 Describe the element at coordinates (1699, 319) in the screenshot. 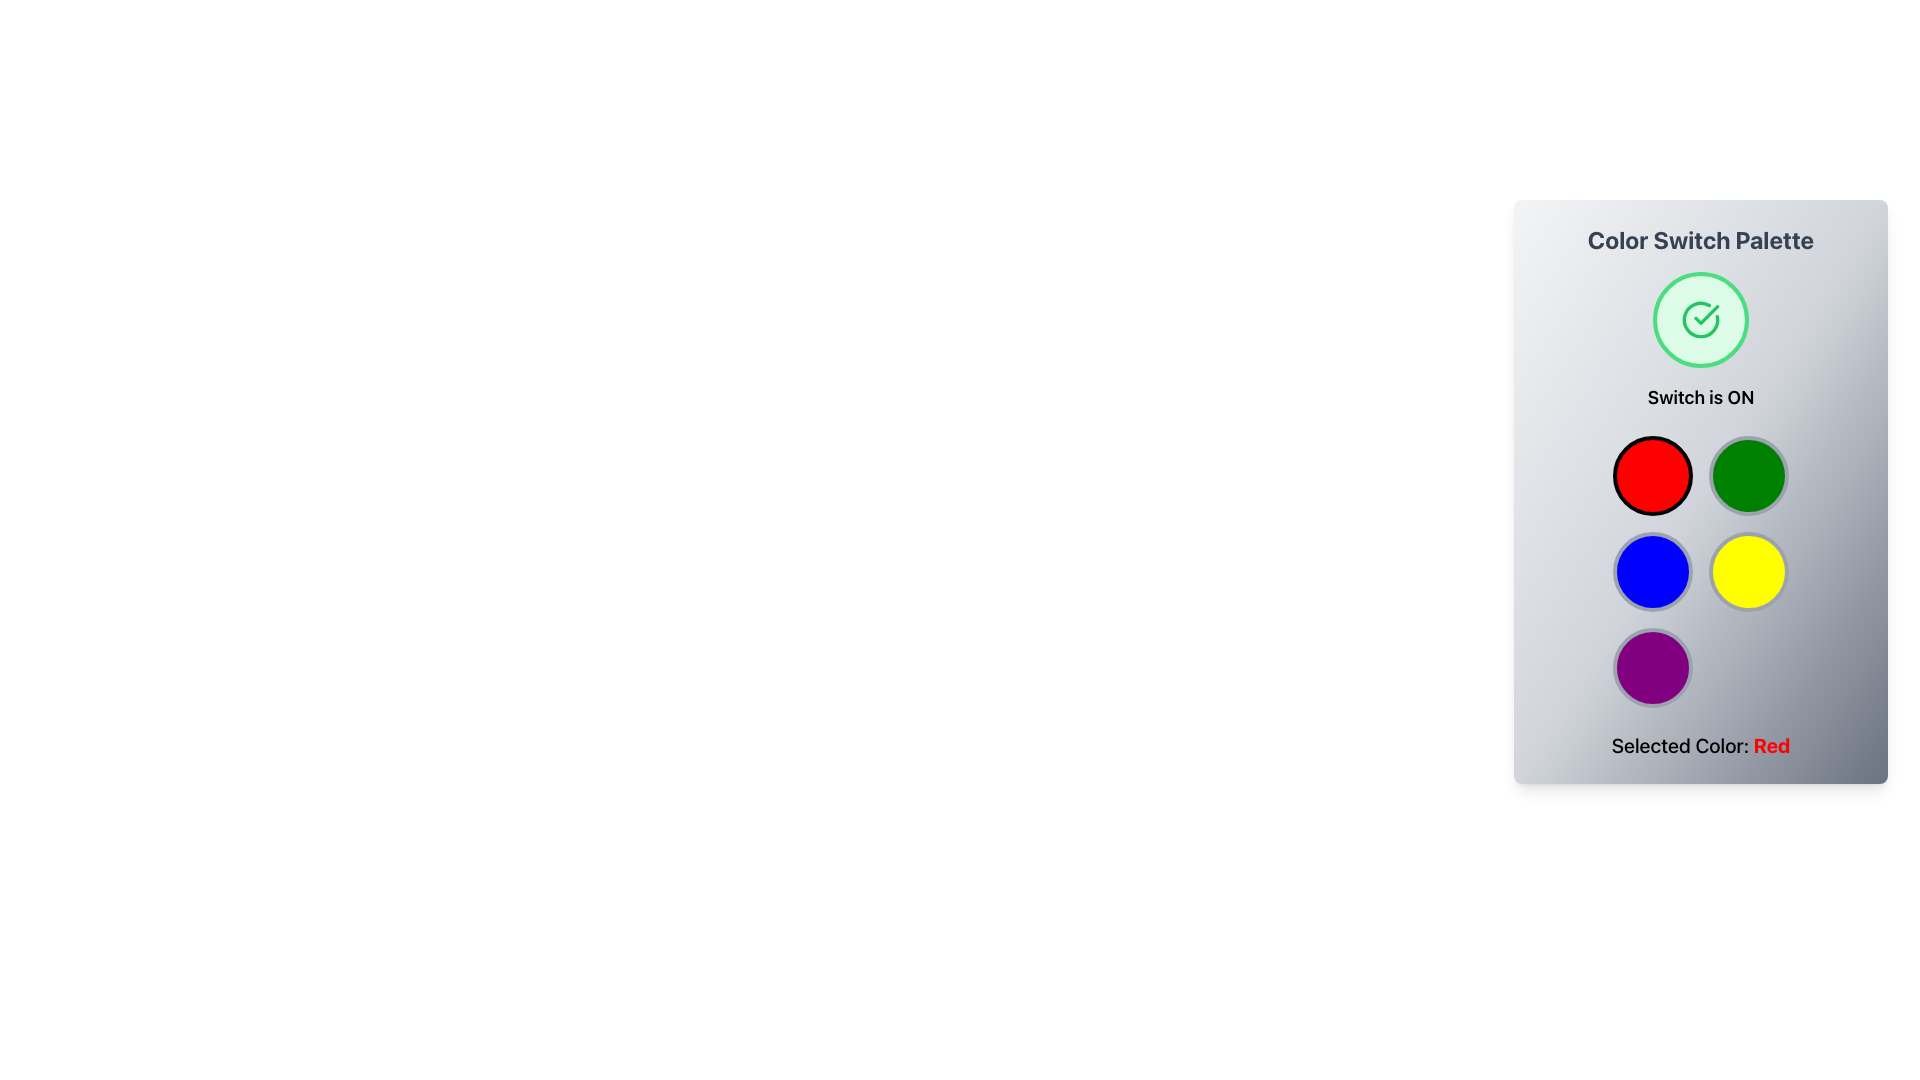

I see `the confirmation icon located centrally beneath the title 'Color Switch Palette' and above the text 'Switch is ON'` at that location.